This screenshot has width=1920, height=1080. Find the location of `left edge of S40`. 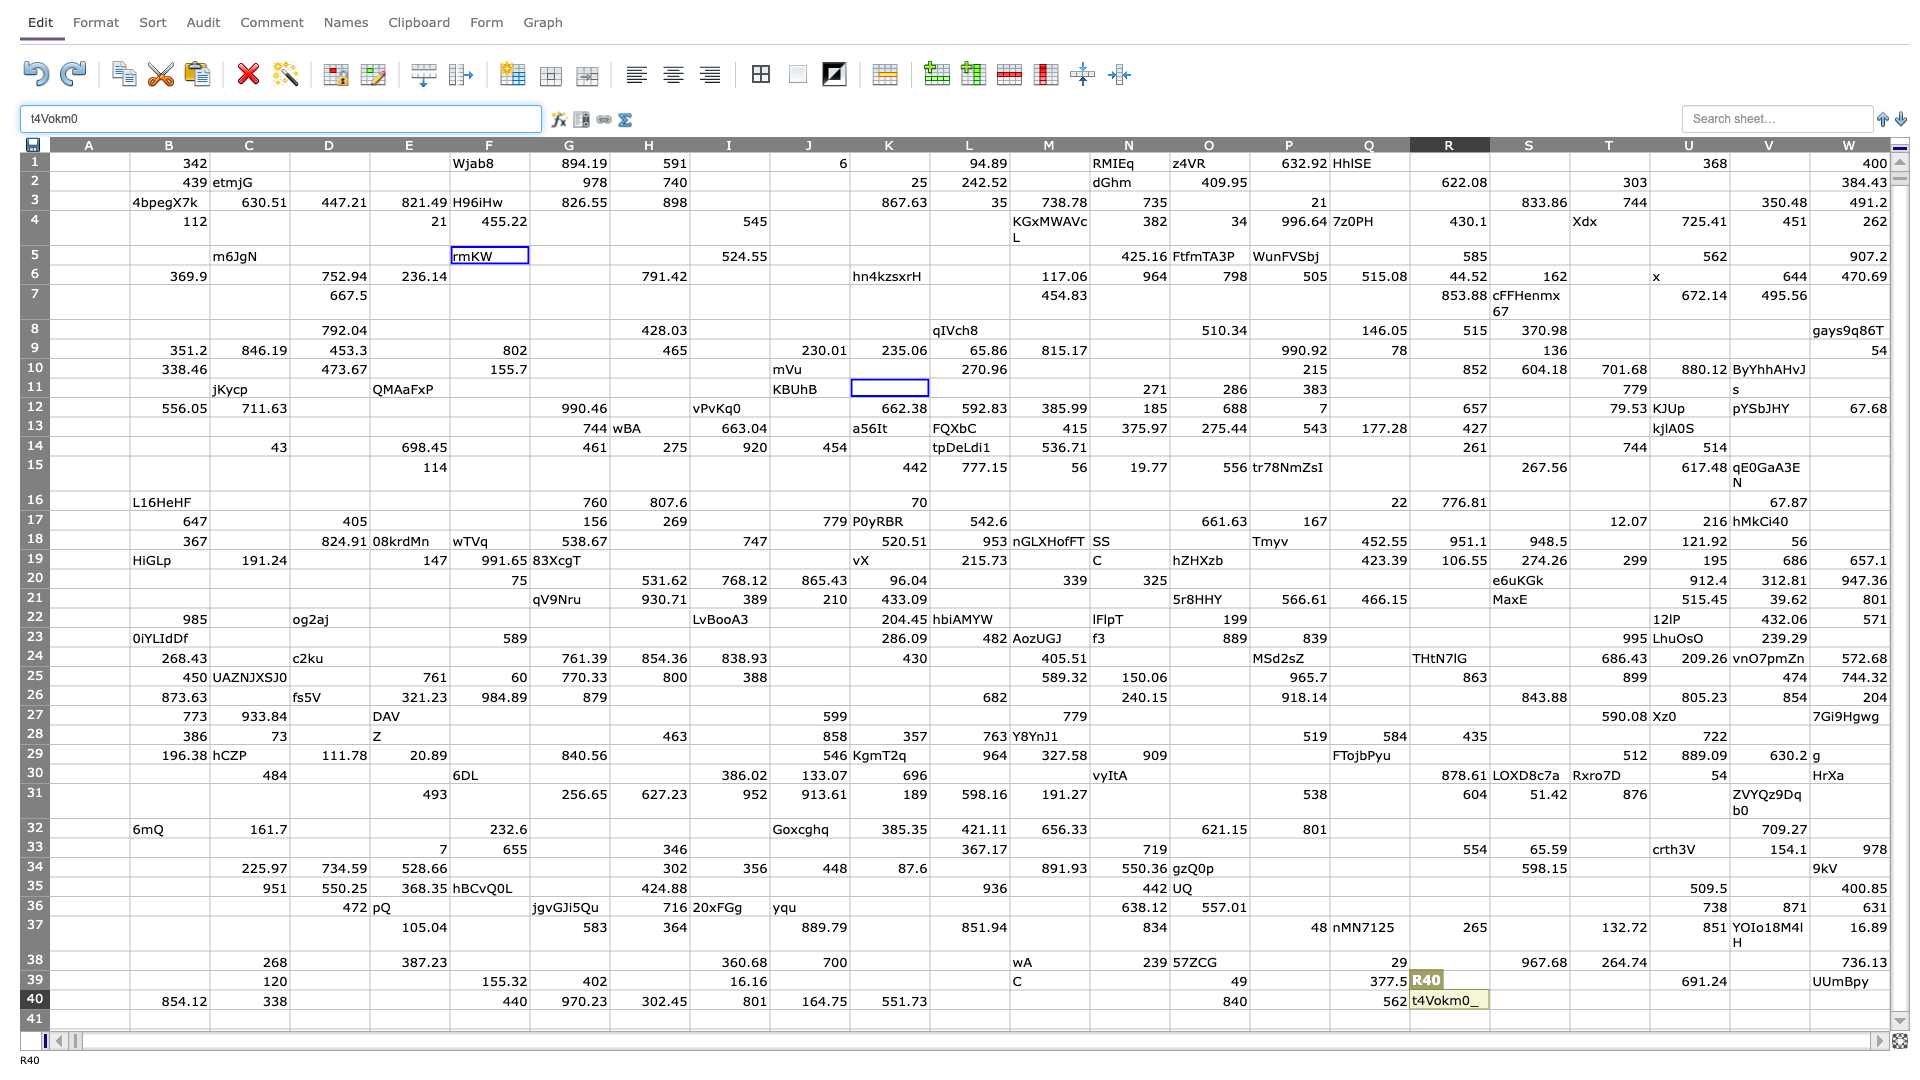

left edge of S40 is located at coordinates (1489, 999).